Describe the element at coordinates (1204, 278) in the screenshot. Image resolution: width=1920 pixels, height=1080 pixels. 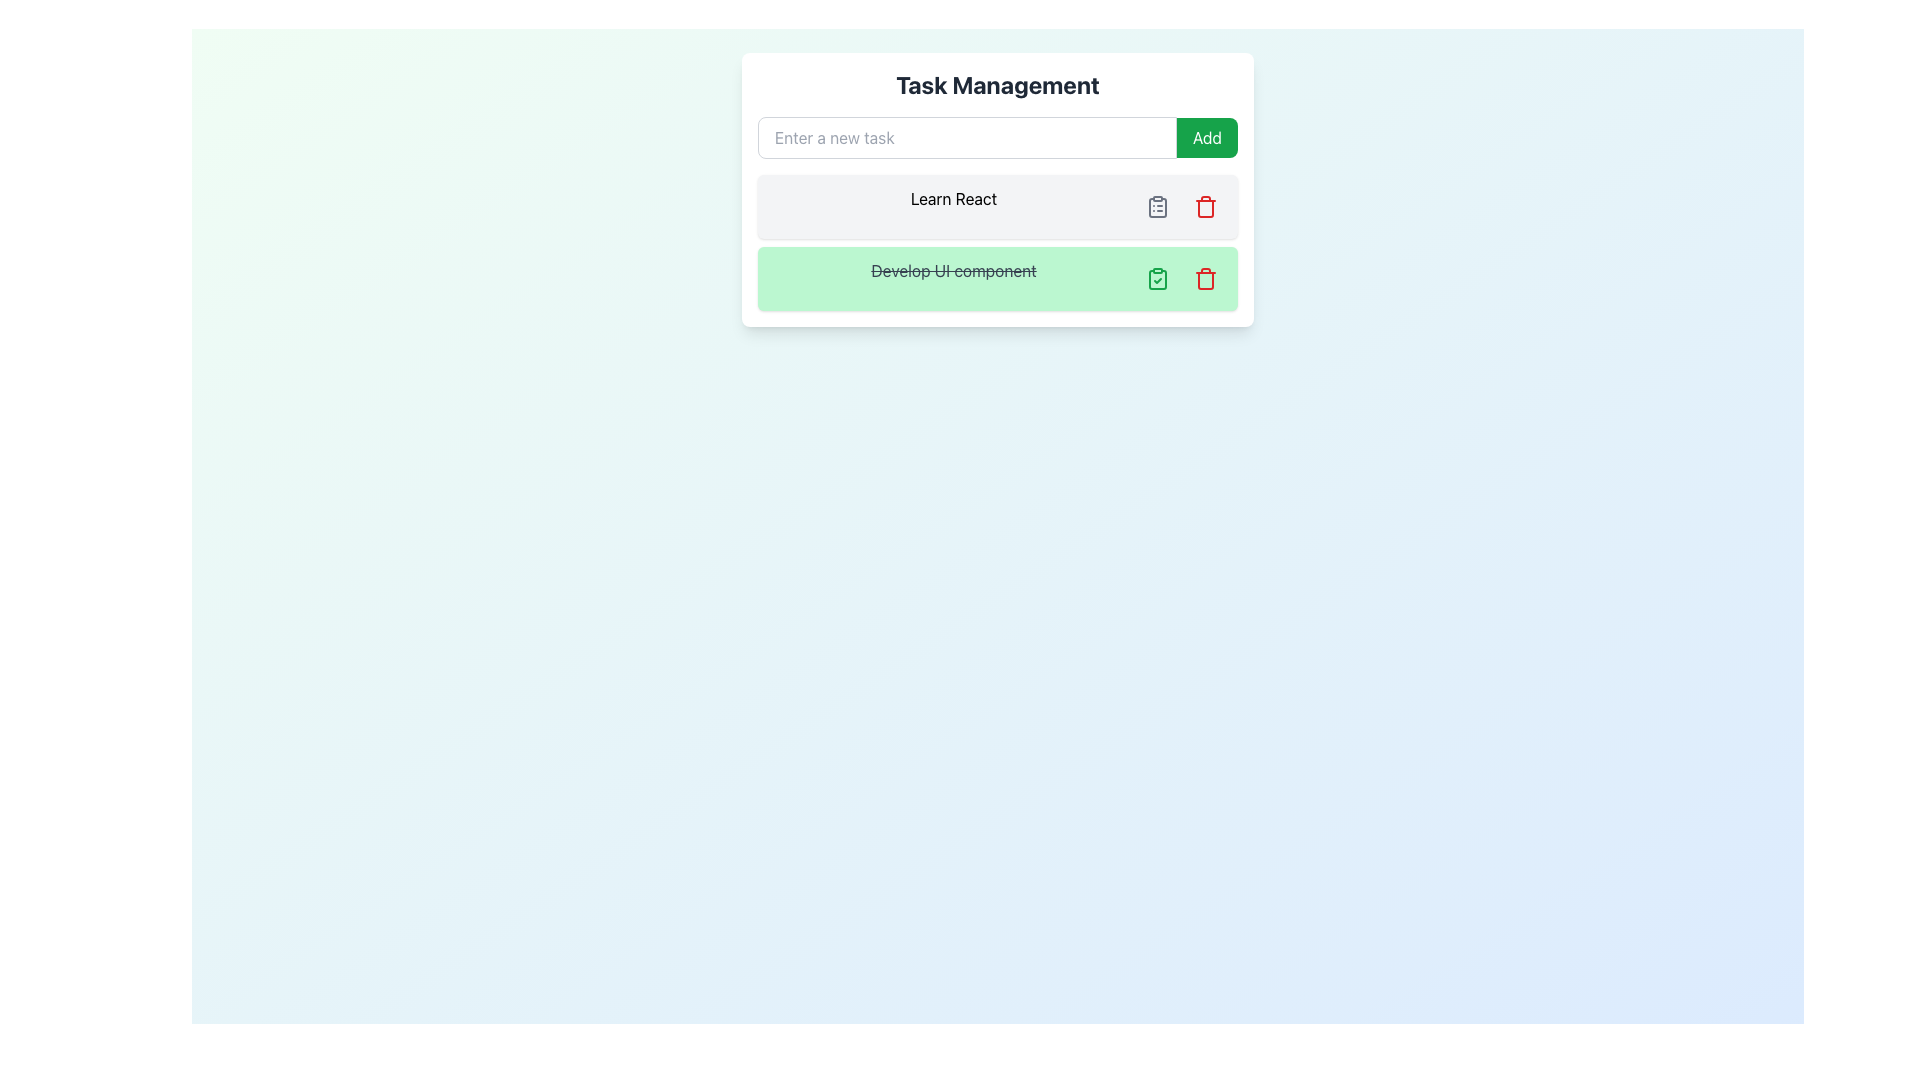
I see `the red trash icon button for delete functionality, located adjacent to the green checkbox of the task item labeled 'Develop UI component'` at that location.